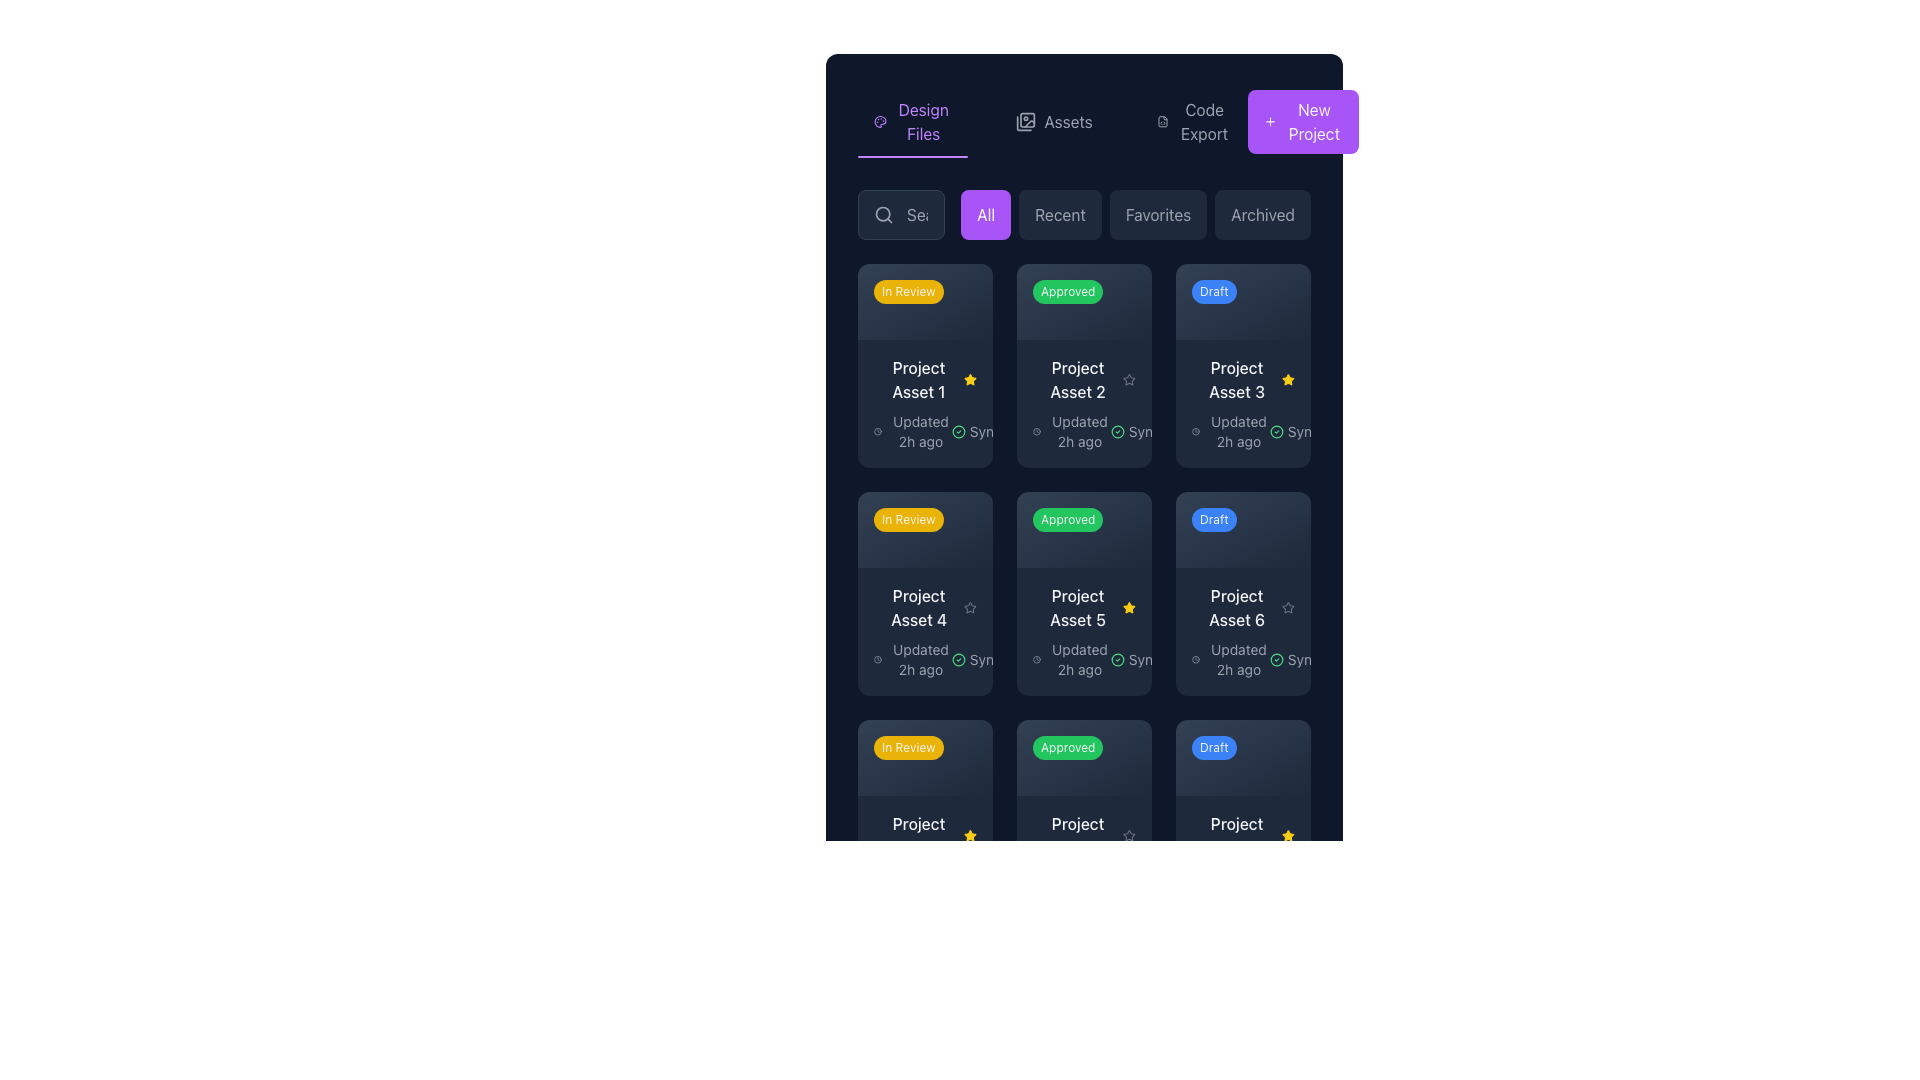  I want to click on the status indicator label at the top-center of the second card in the grid layout, which conveys that the associated project asset has been approved, so click(1079, 296).